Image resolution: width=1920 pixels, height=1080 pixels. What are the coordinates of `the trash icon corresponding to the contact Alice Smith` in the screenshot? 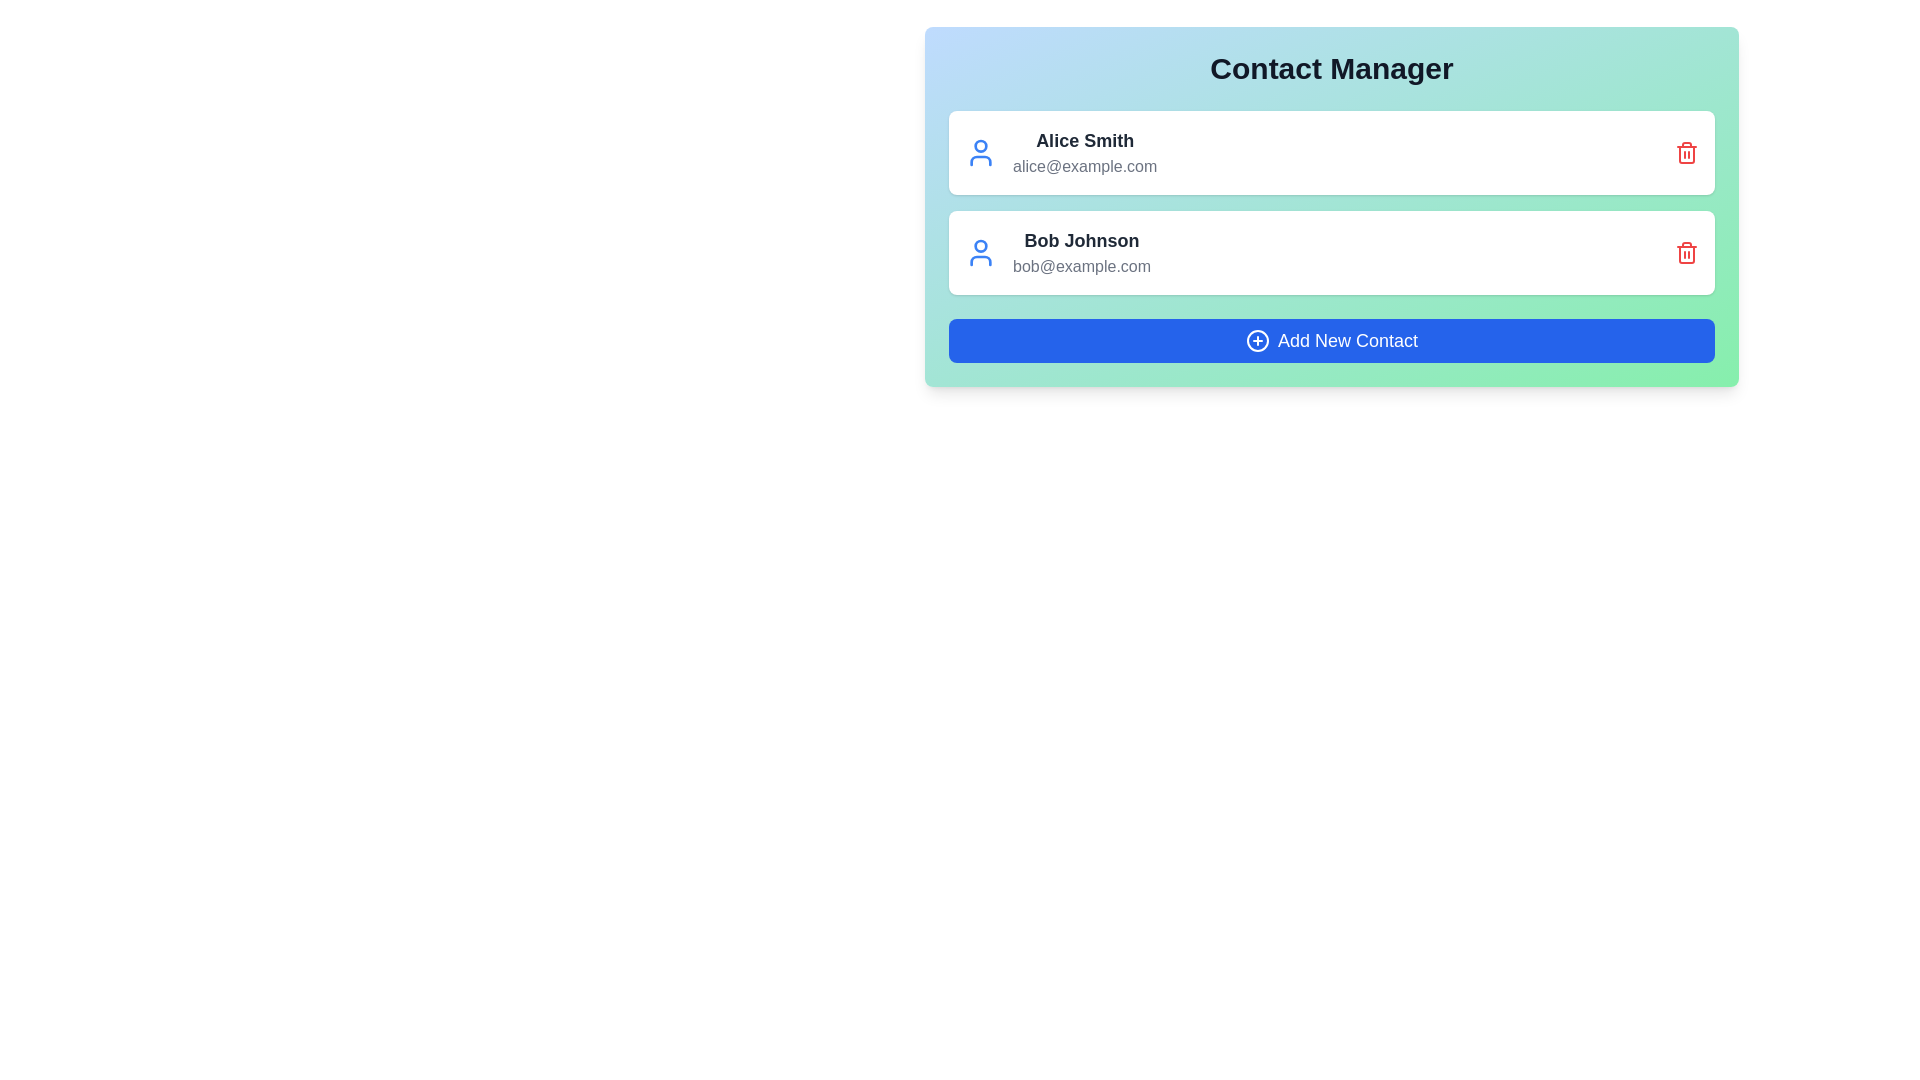 It's located at (1685, 152).